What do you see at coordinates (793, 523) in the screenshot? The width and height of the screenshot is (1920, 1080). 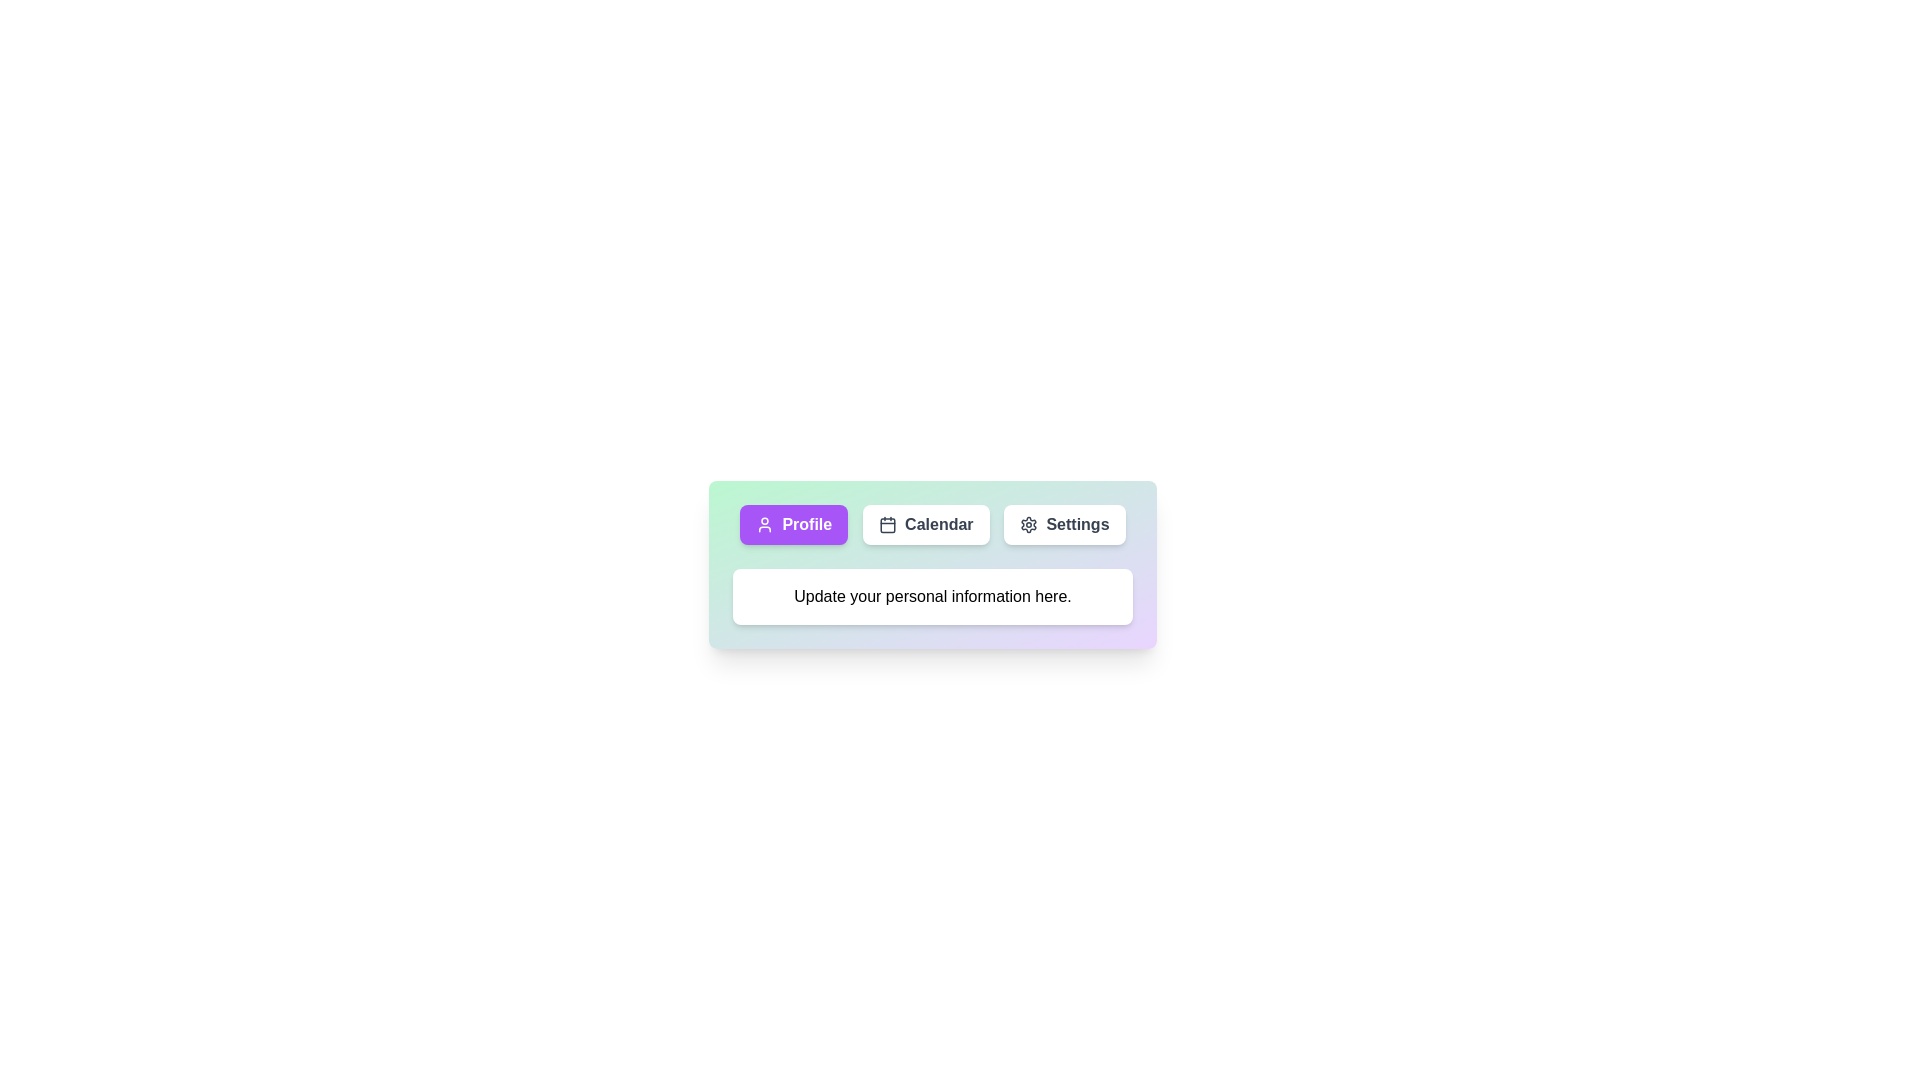 I see `the 'Profile' button, which is styled with a rounded rectangular shape, a purple background, and white text, to observe related effects like scaling` at bounding box center [793, 523].